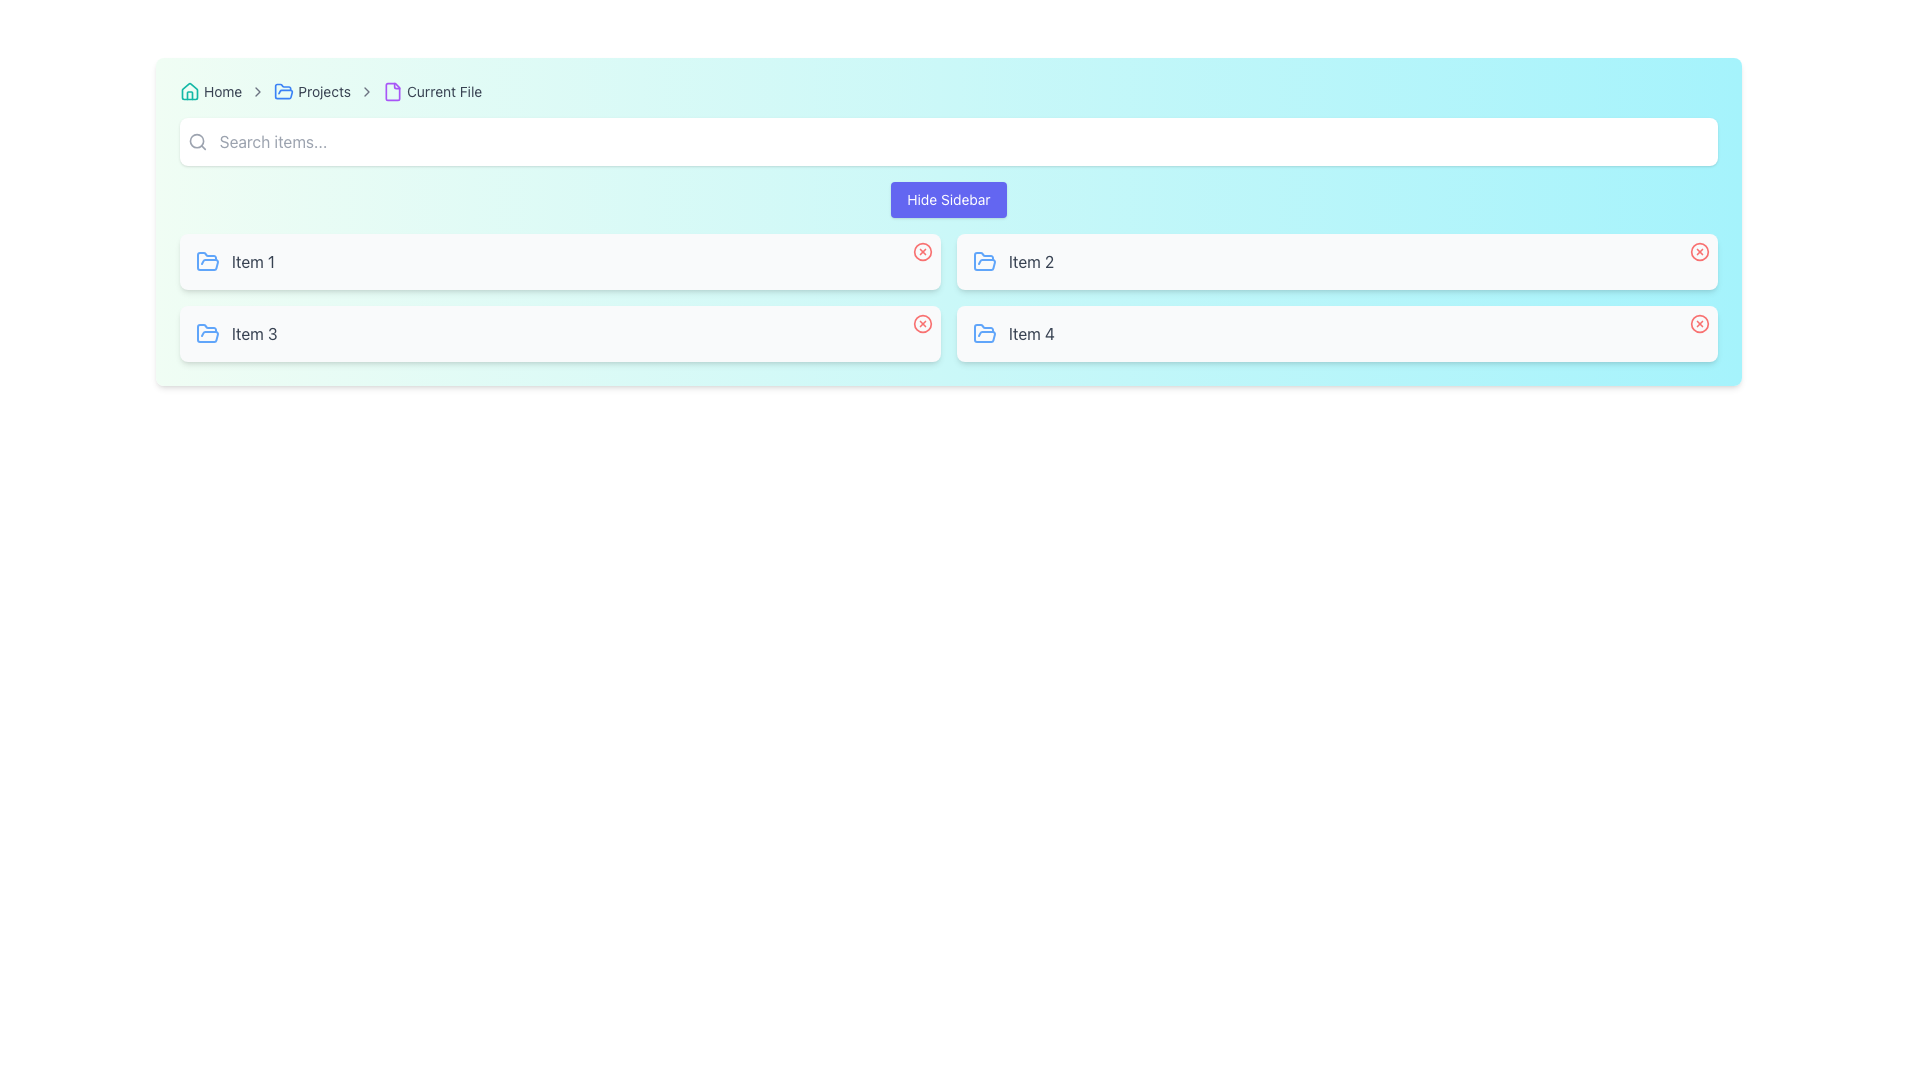 This screenshot has height=1080, width=1920. Describe the element at coordinates (211, 92) in the screenshot. I see `the first Breadcrumb Navigation Item located at the top-left of the interface` at that location.